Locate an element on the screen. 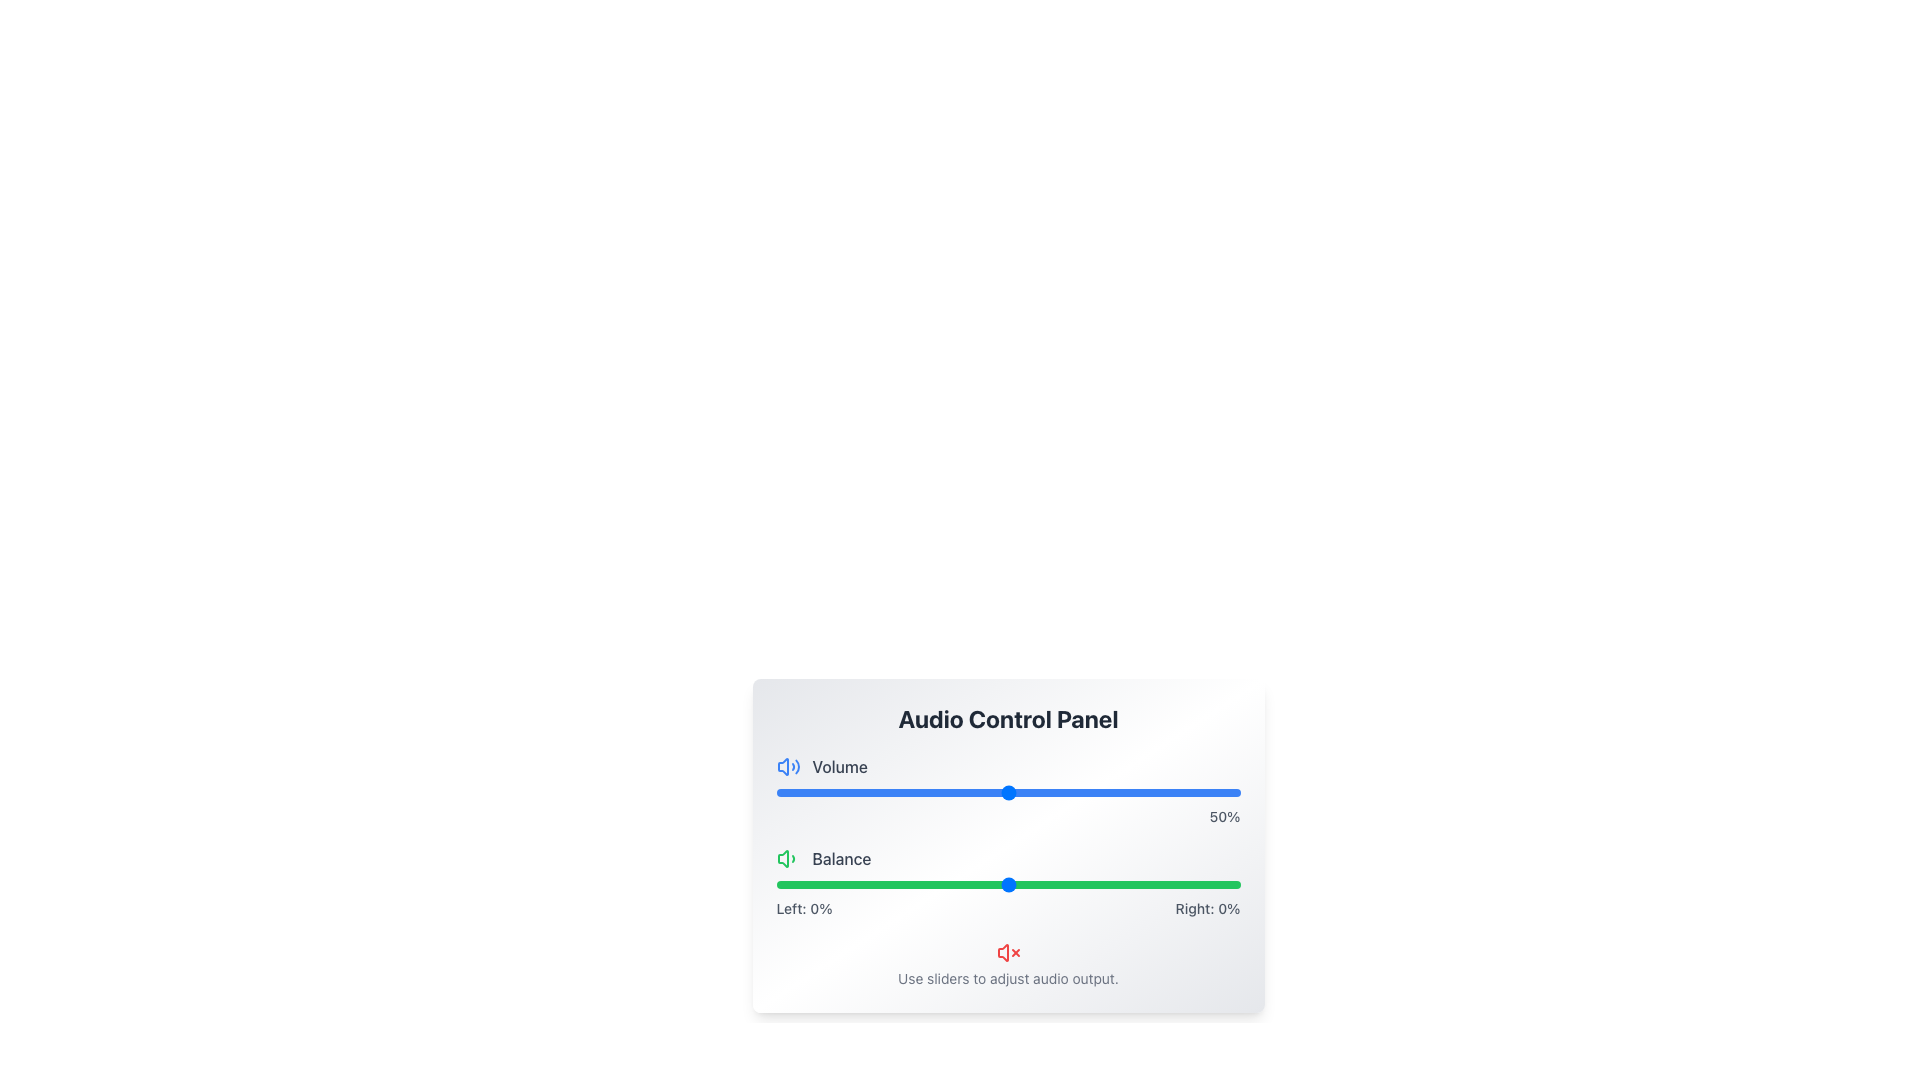  the slider value is located at coordinates (989, 792).